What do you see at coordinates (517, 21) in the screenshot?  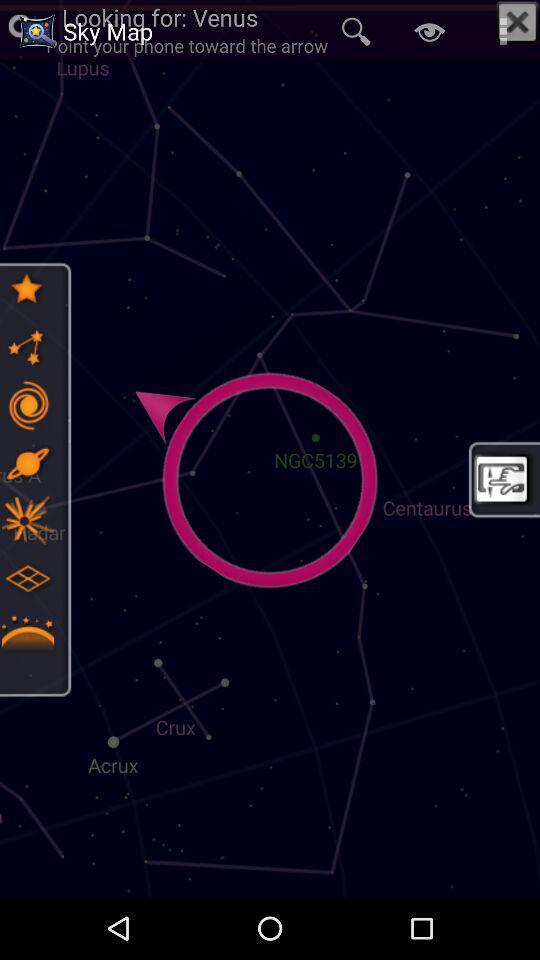 I see `the close icon` at bounding box center [517, 21].